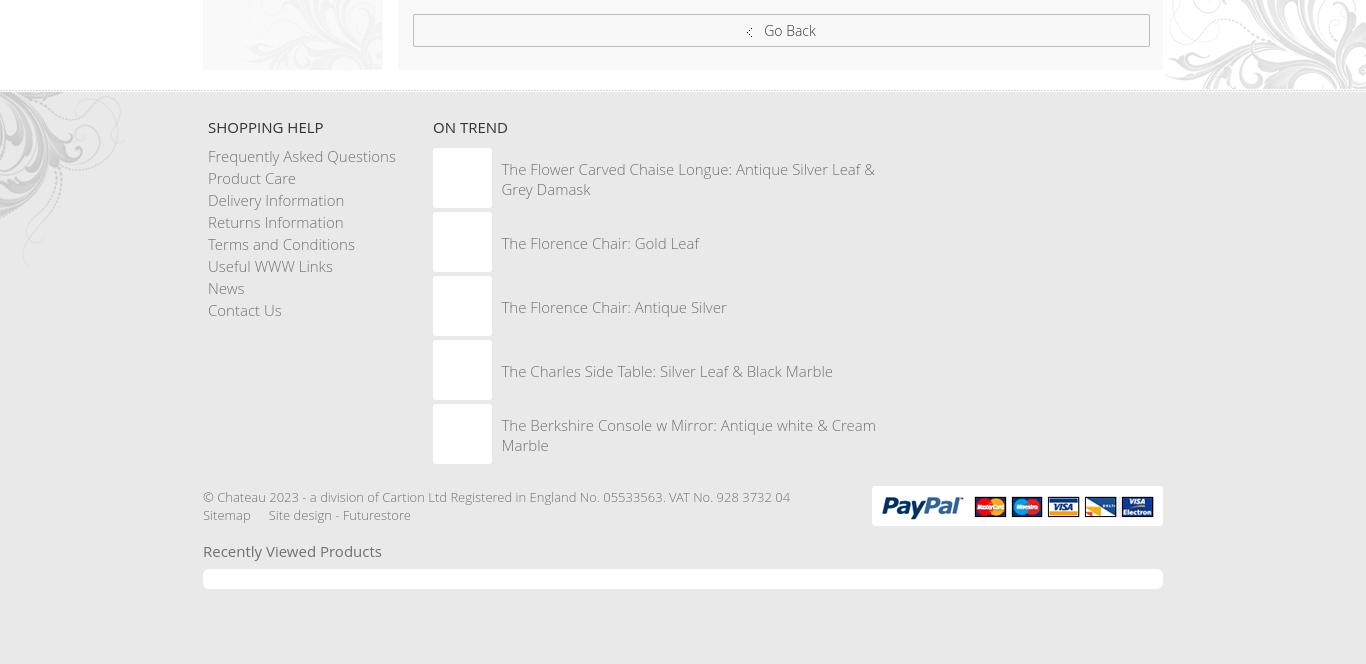 This screenshot has width=1366, height=664. I want to click on 'The Charles Side Table: Silver Leaf & Black Marble', so click(501, 370).